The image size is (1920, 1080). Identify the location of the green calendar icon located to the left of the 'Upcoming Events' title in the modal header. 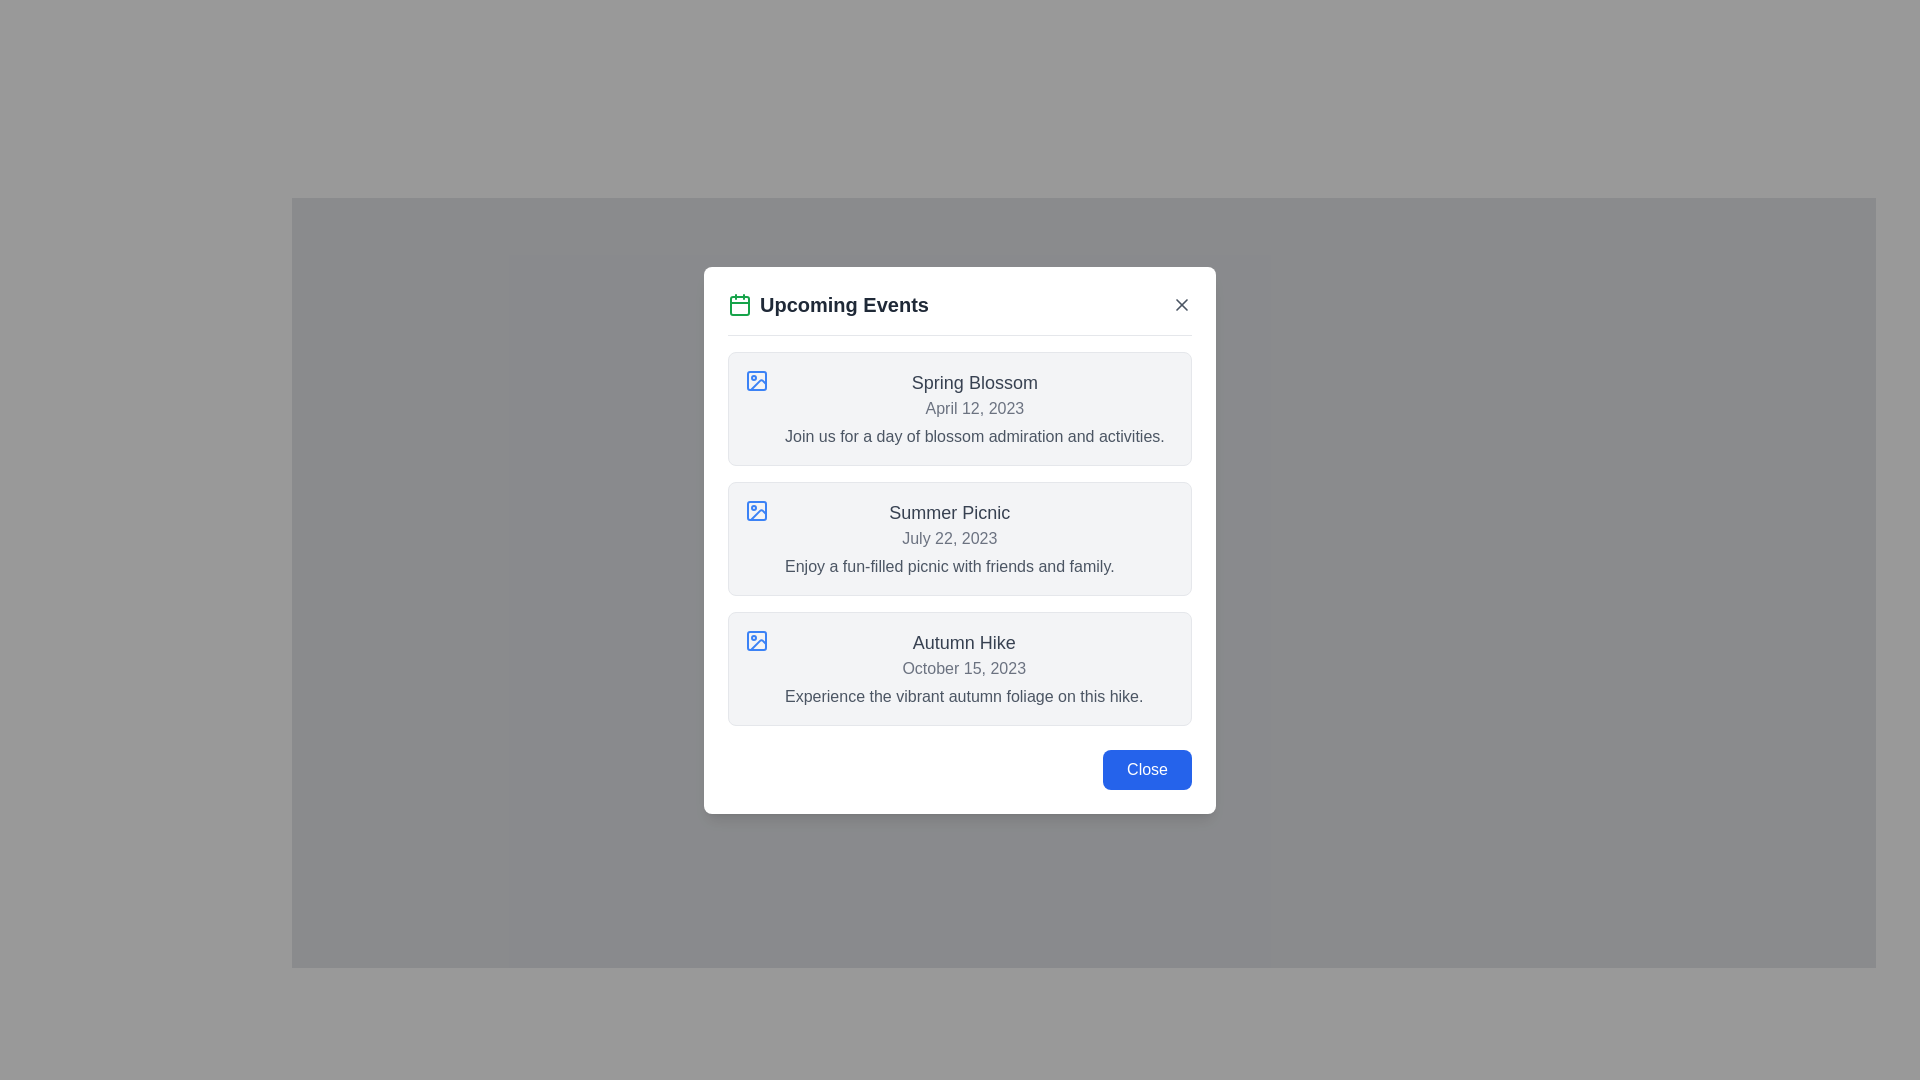
(738, 304).